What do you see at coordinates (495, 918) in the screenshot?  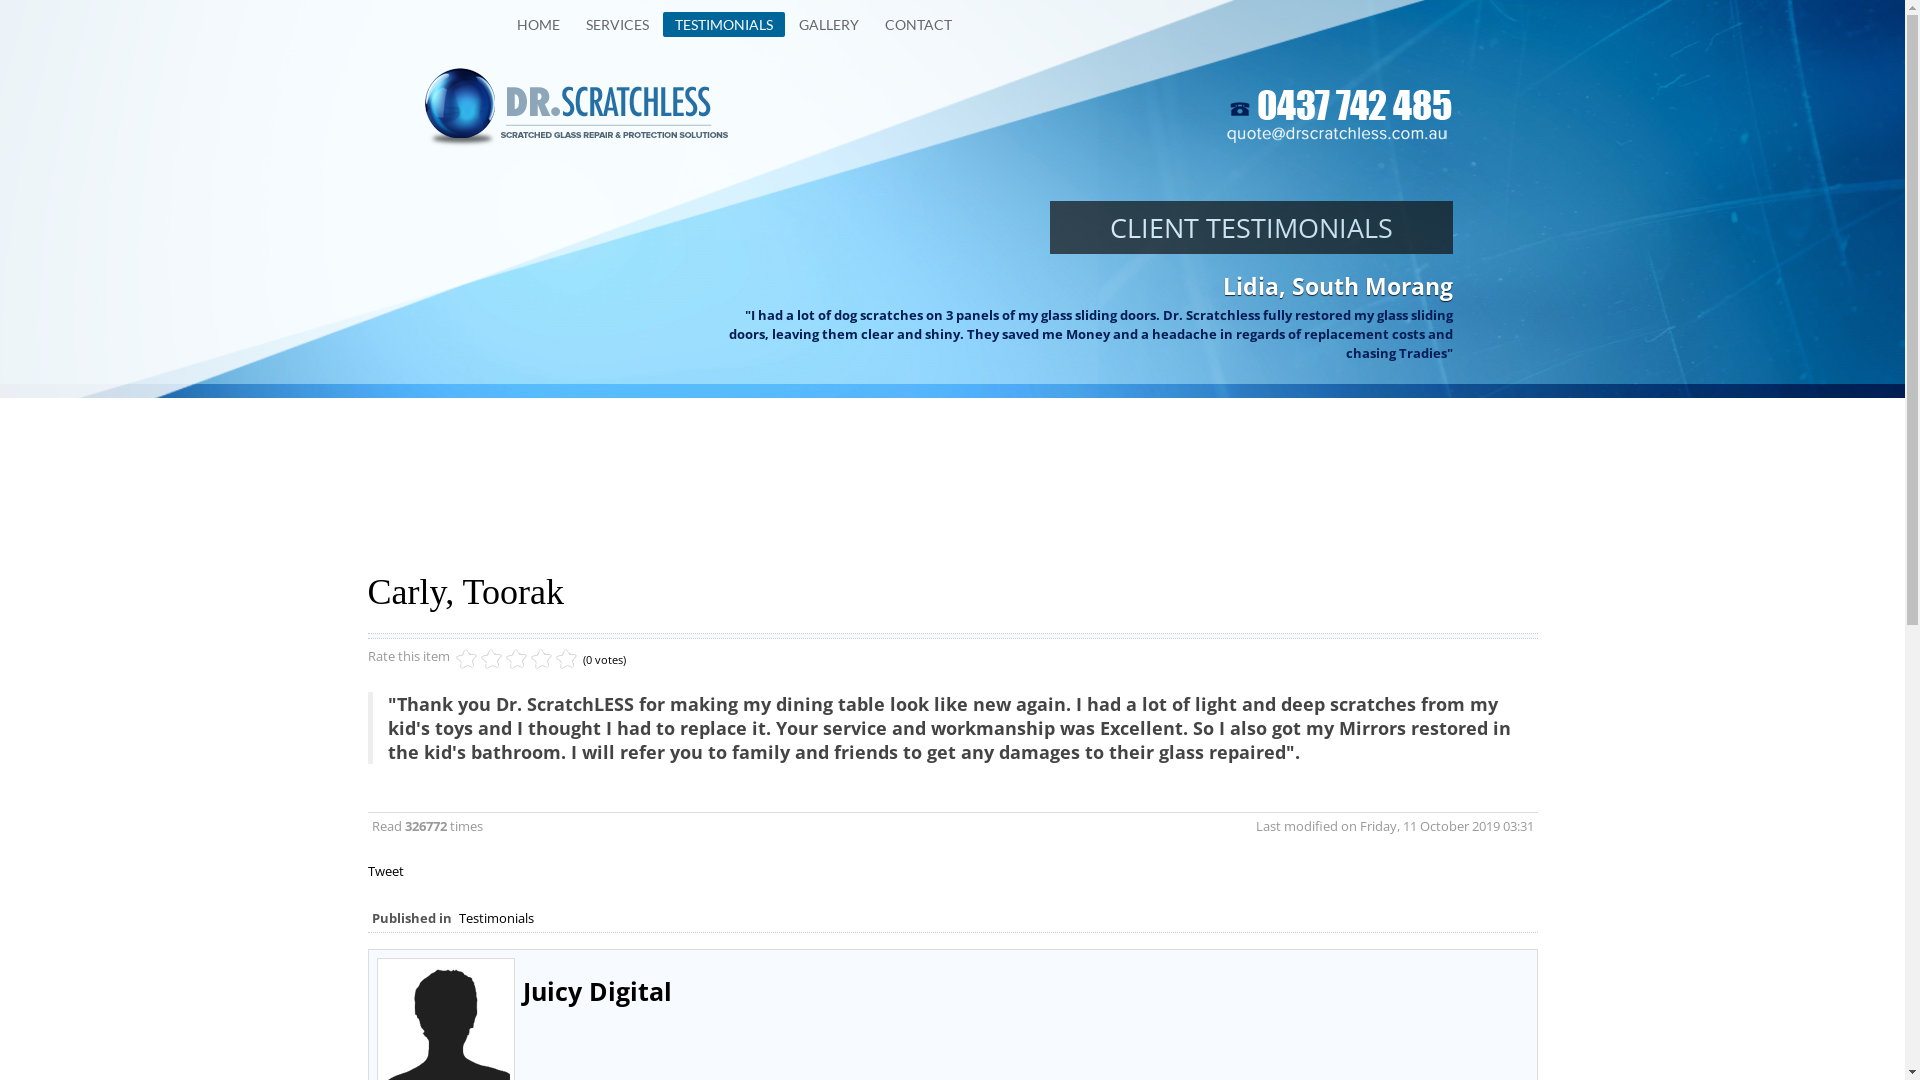 I see `'Testimonials'` at bounding box center [495, 918].